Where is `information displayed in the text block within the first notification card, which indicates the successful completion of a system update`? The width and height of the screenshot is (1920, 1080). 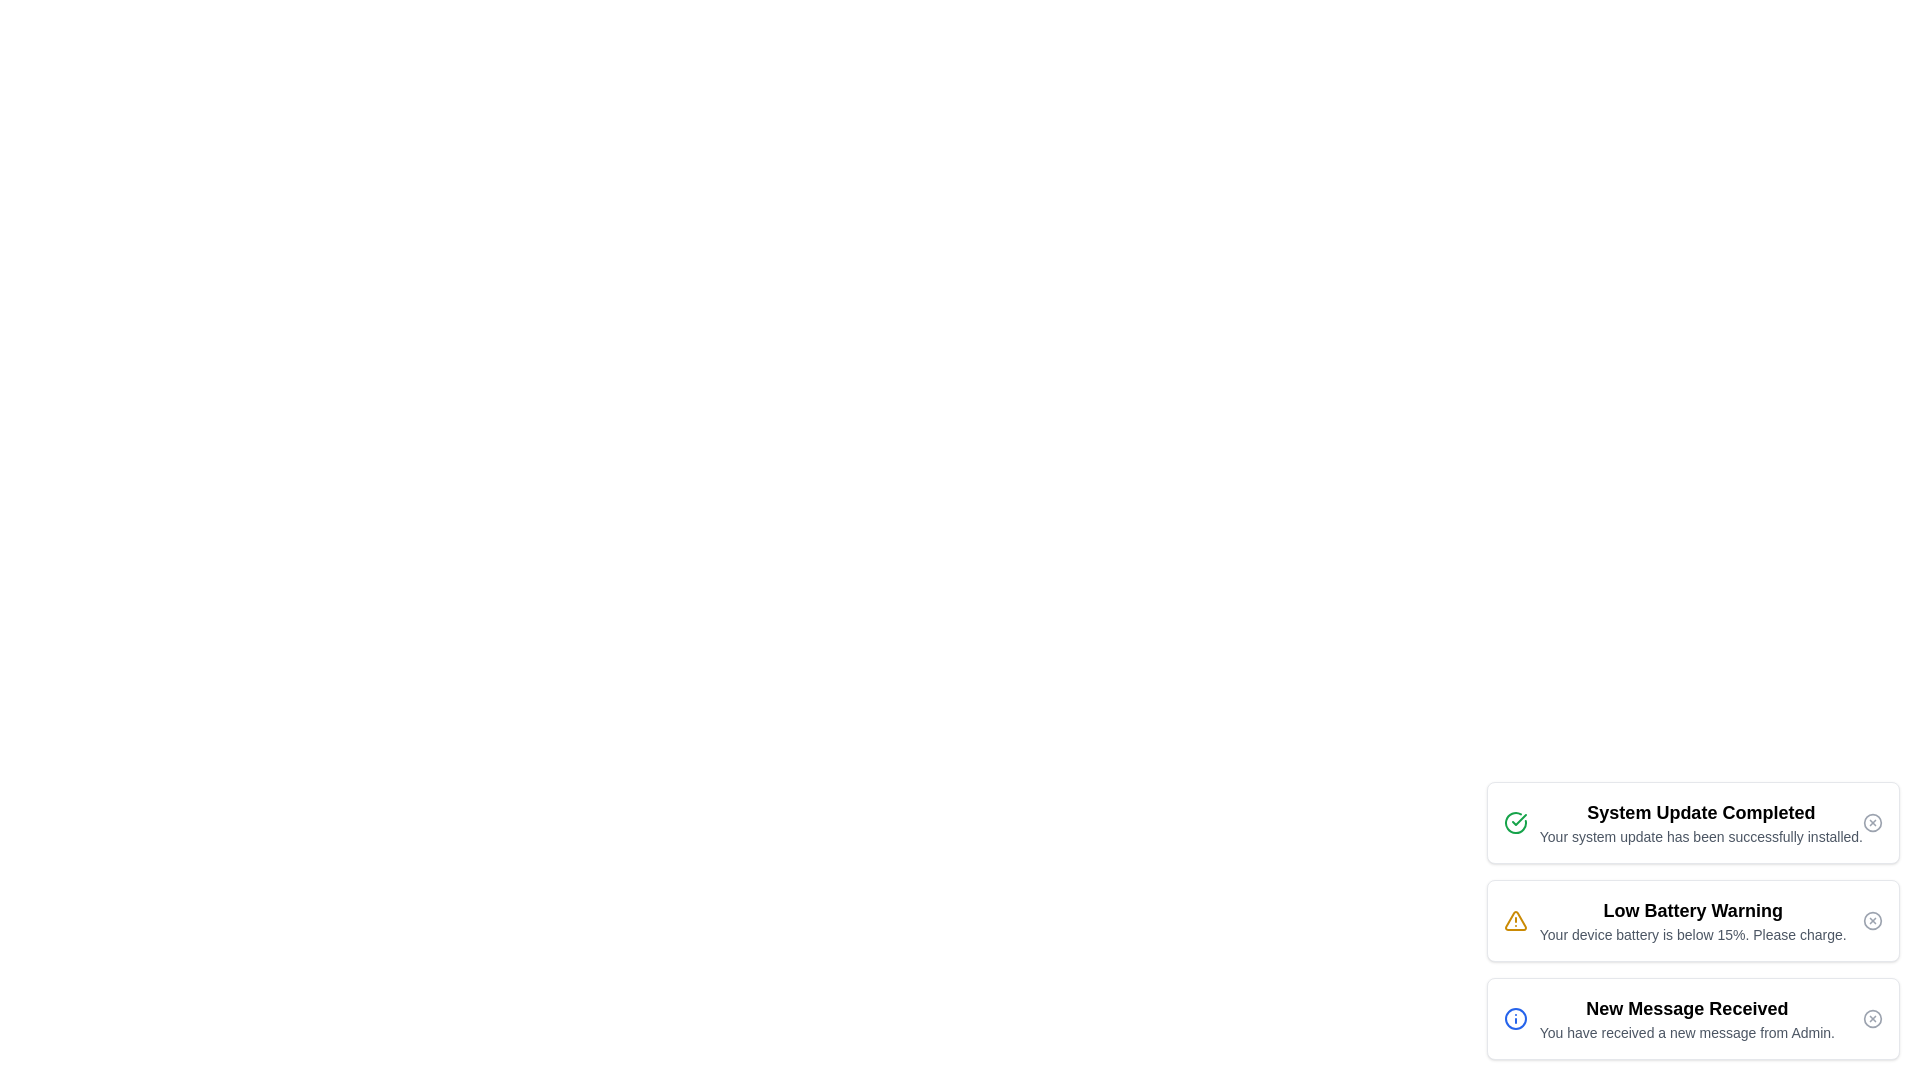 information displayed in the text block within the first notification card, which indicates the successful completion of a system update is located at coordinates (1700, 822).